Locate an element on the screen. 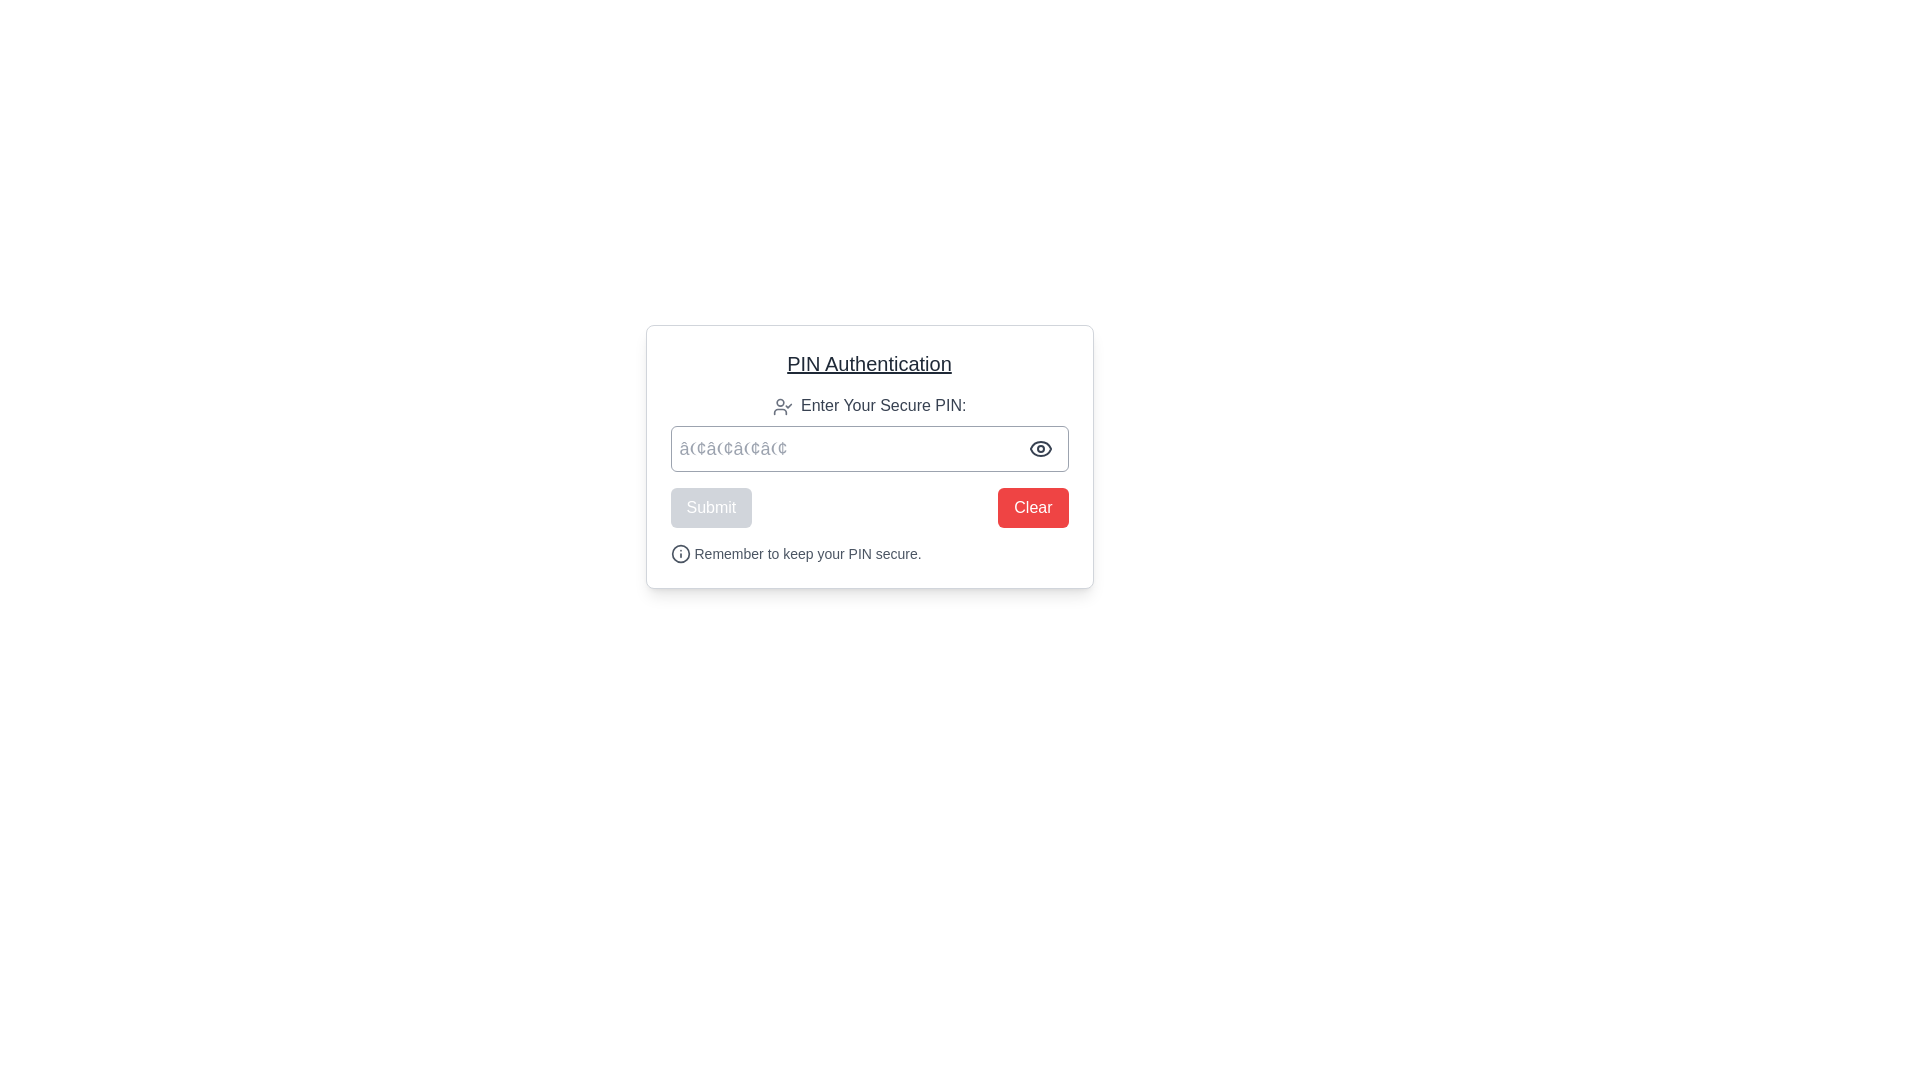 The width and height of the screenshot is (1920, 1080). the static informational text reminding the user to maintain the security of their PIN, located at the bottom of the PIN authentication section, below the 'Submit' and 'Clear' buttons is located at coordinates (869, 554).